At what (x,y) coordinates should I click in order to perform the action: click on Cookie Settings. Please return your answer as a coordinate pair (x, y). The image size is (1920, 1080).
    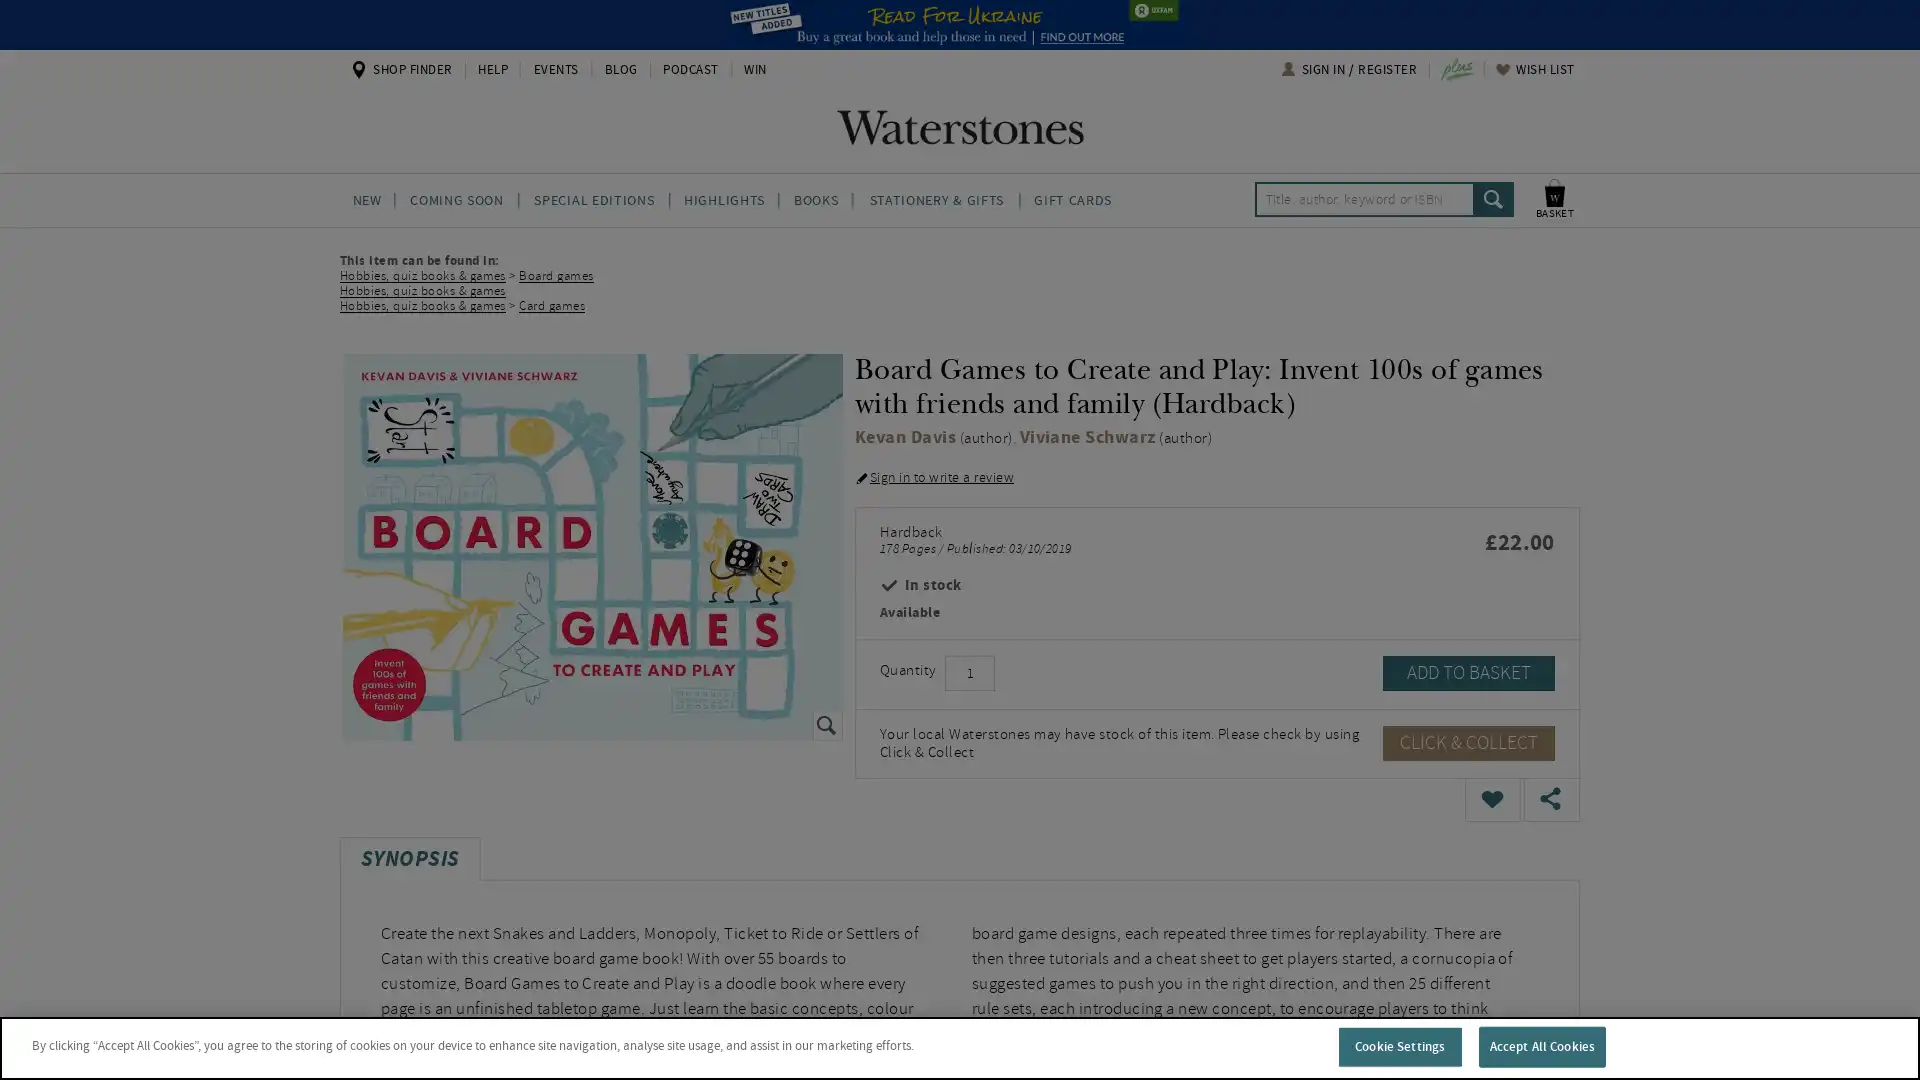
    Looking at the image, I should click on (1398, 1045).